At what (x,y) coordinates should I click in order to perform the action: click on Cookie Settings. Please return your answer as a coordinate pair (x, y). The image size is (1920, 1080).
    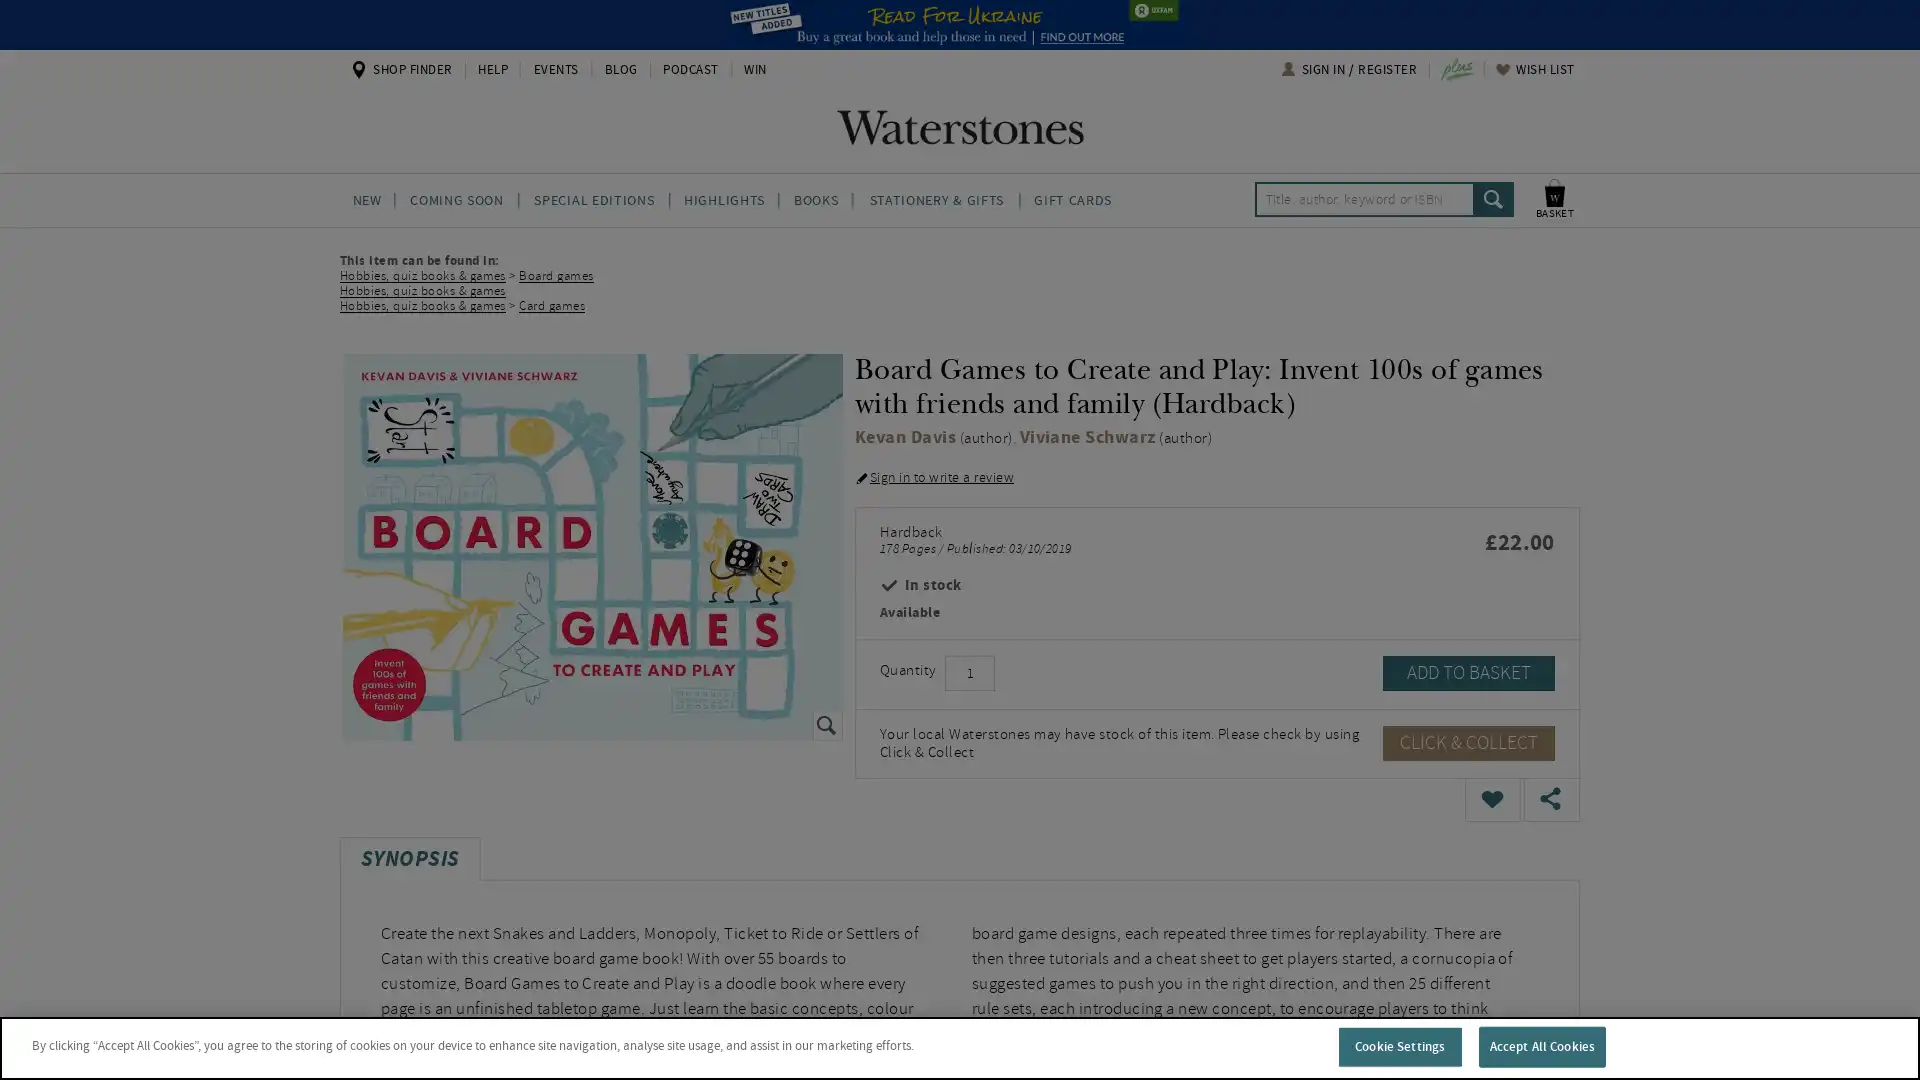
    Looking at the image, I should click on (1398, 1045).